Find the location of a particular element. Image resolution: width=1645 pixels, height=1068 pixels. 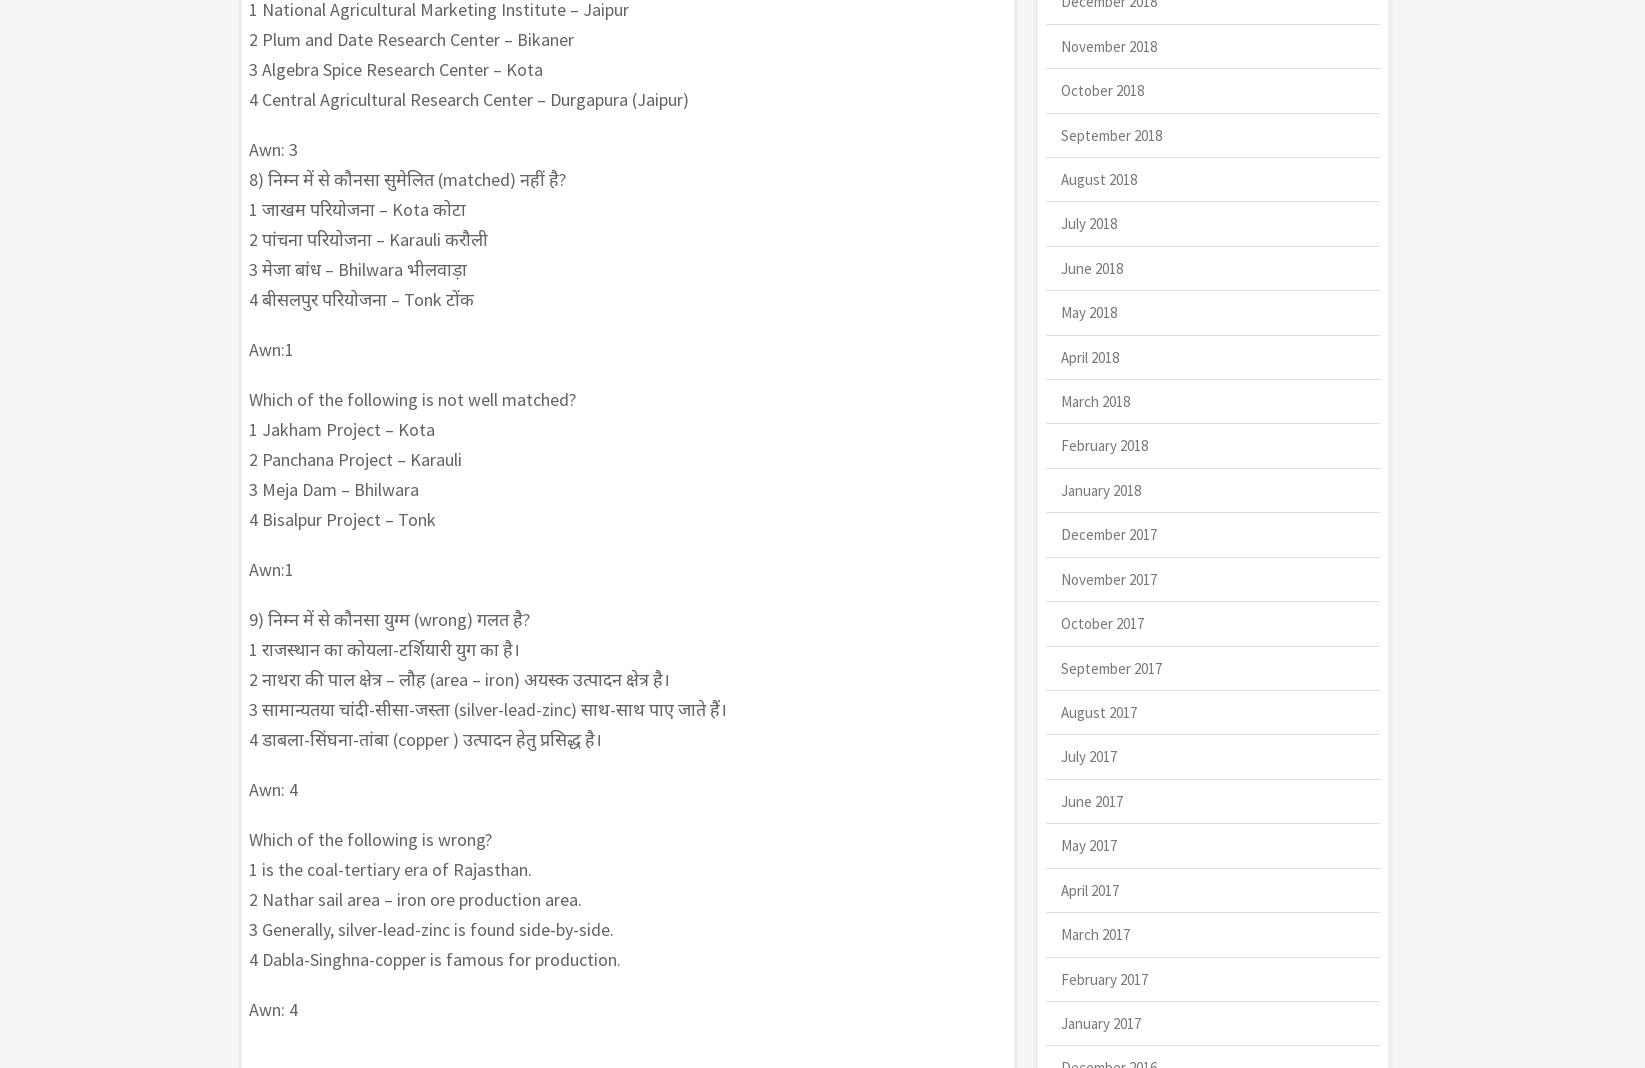

'May 2017' is located at coordinates (1087, 844).